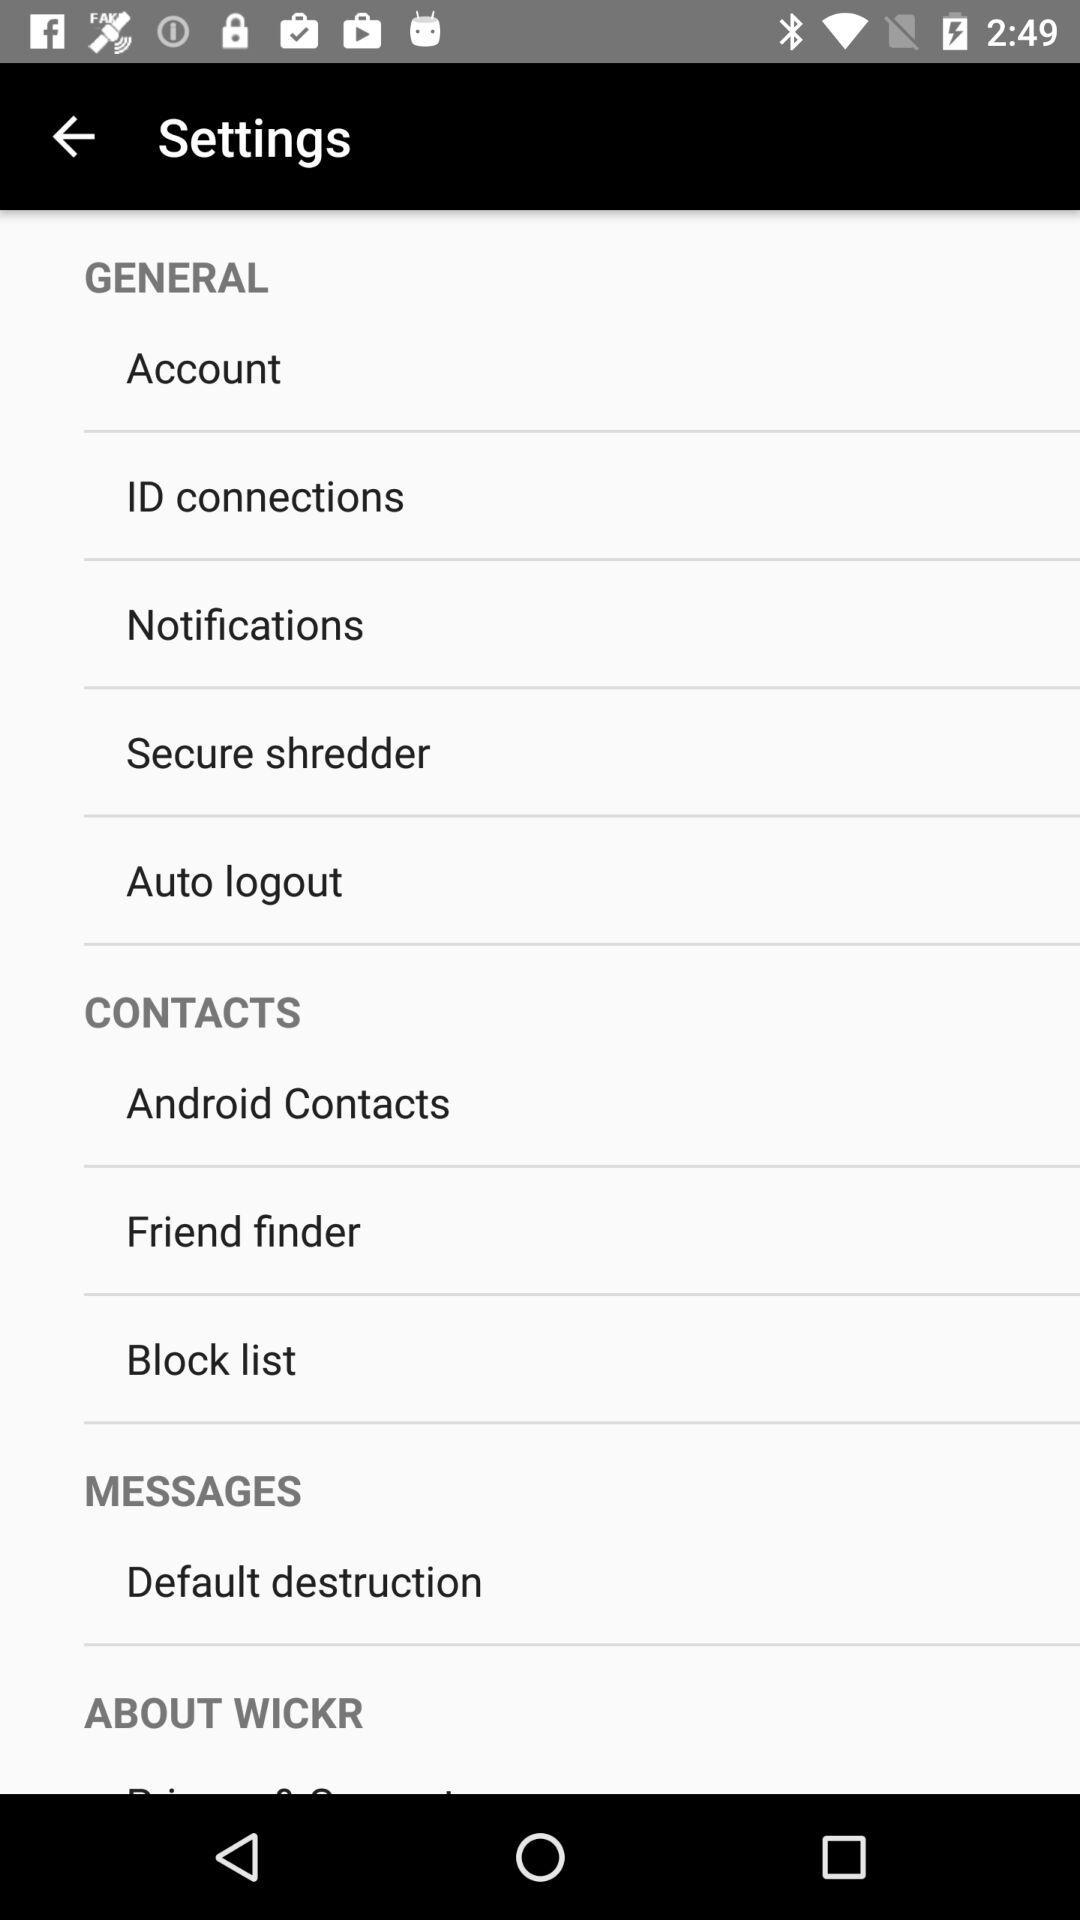 The width and height of the screenshot is (1080, 1920). What do you see at coordinates (582, 494) in the screenshot?
I see `the id connections item` at bounding box center [582, 494].